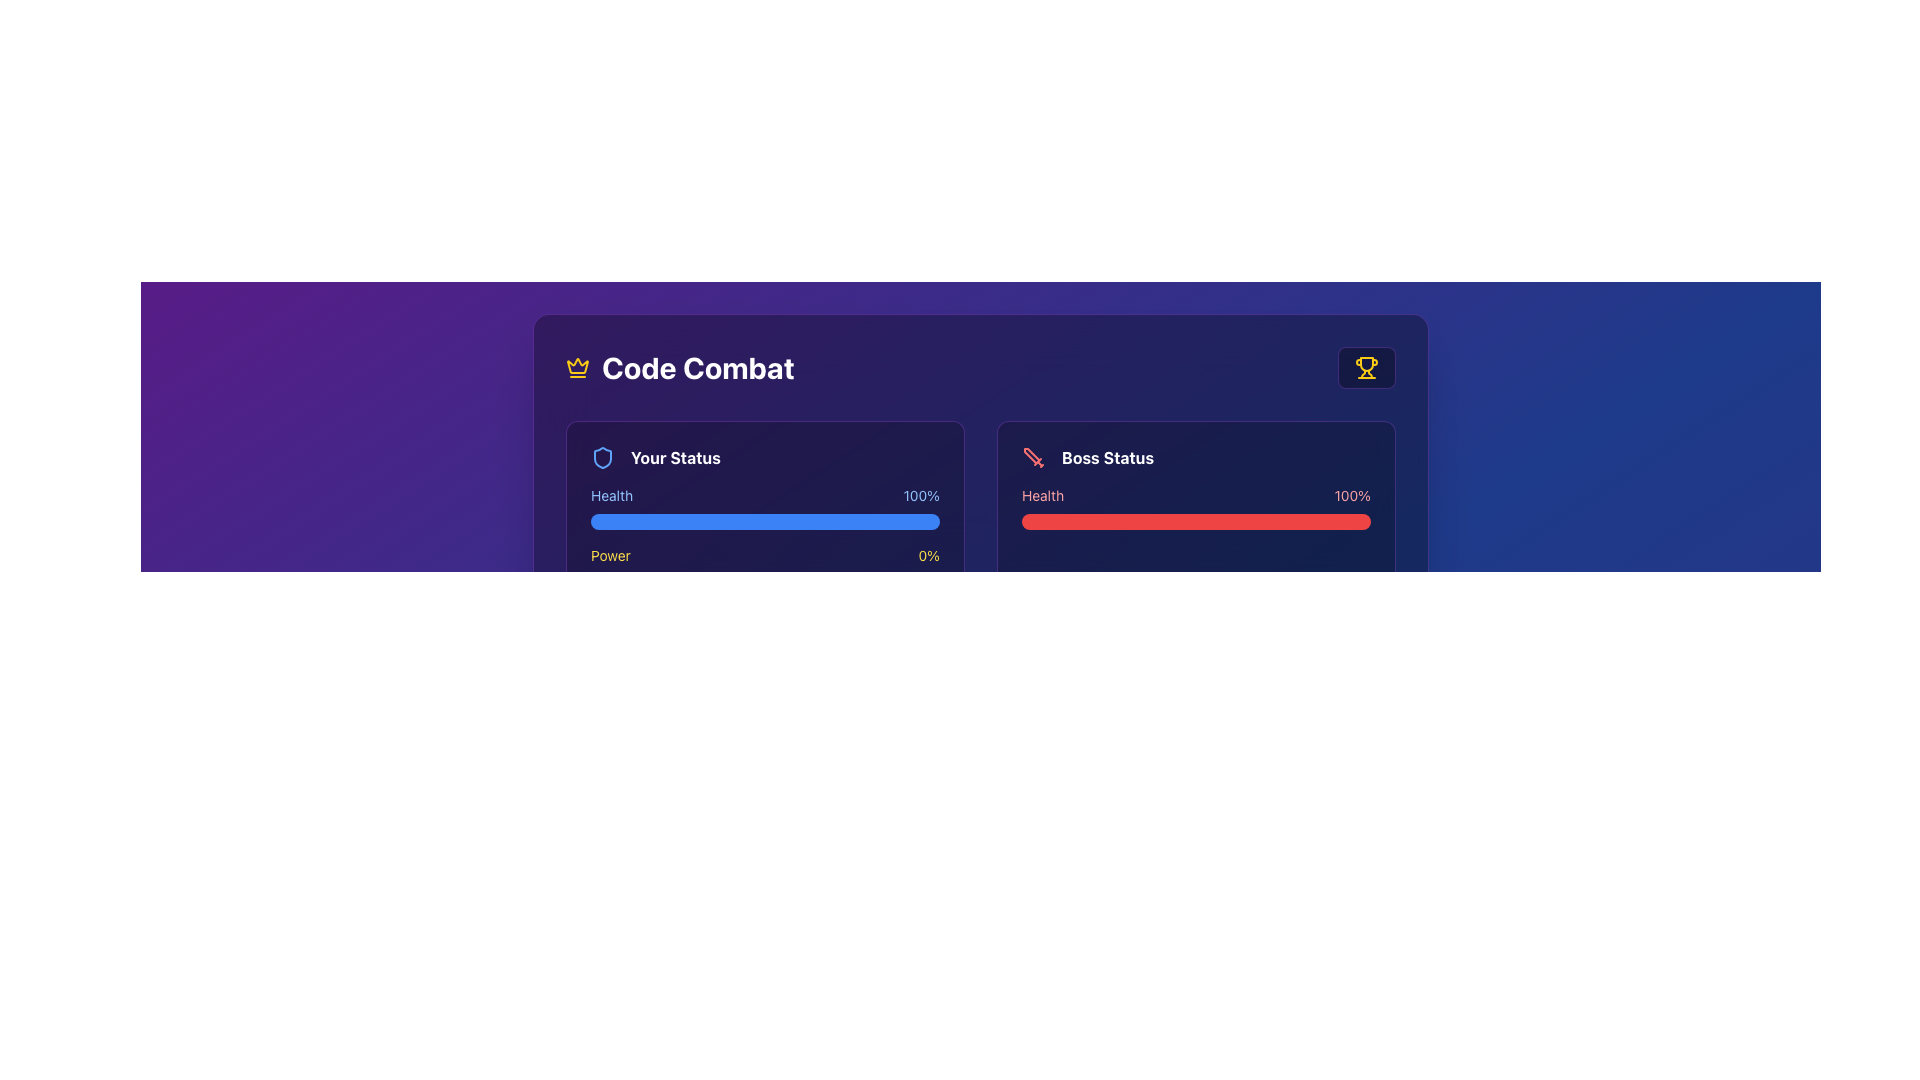 This screenshot has height=1080, width=1920. Describe the element at coordinates (1196, 520) in the screenshot. I see `the horizontal progress bar within the 'Boss Status' card, located under the label 'Health' and above the percentage indicator '100%'` at that location.